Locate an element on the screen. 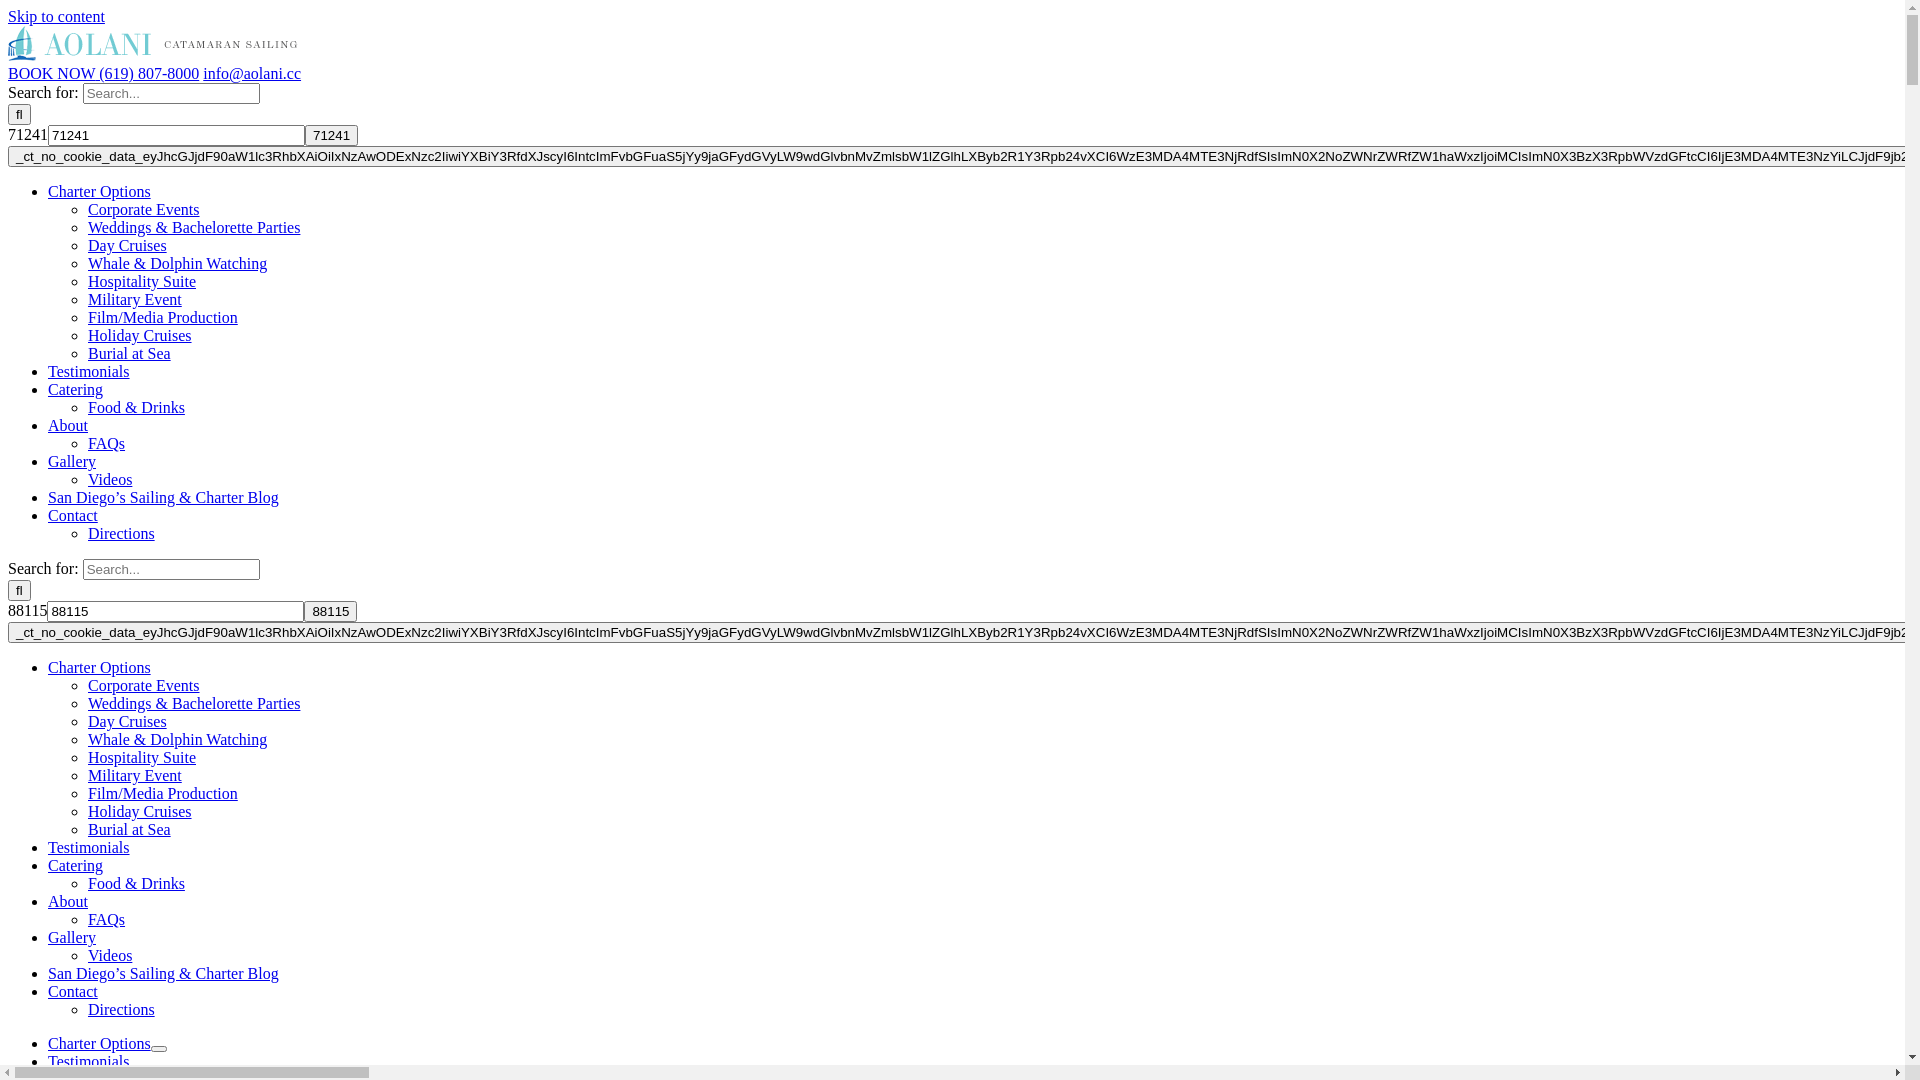  'info@aolani.cc' is located at coordinates (251, 72).